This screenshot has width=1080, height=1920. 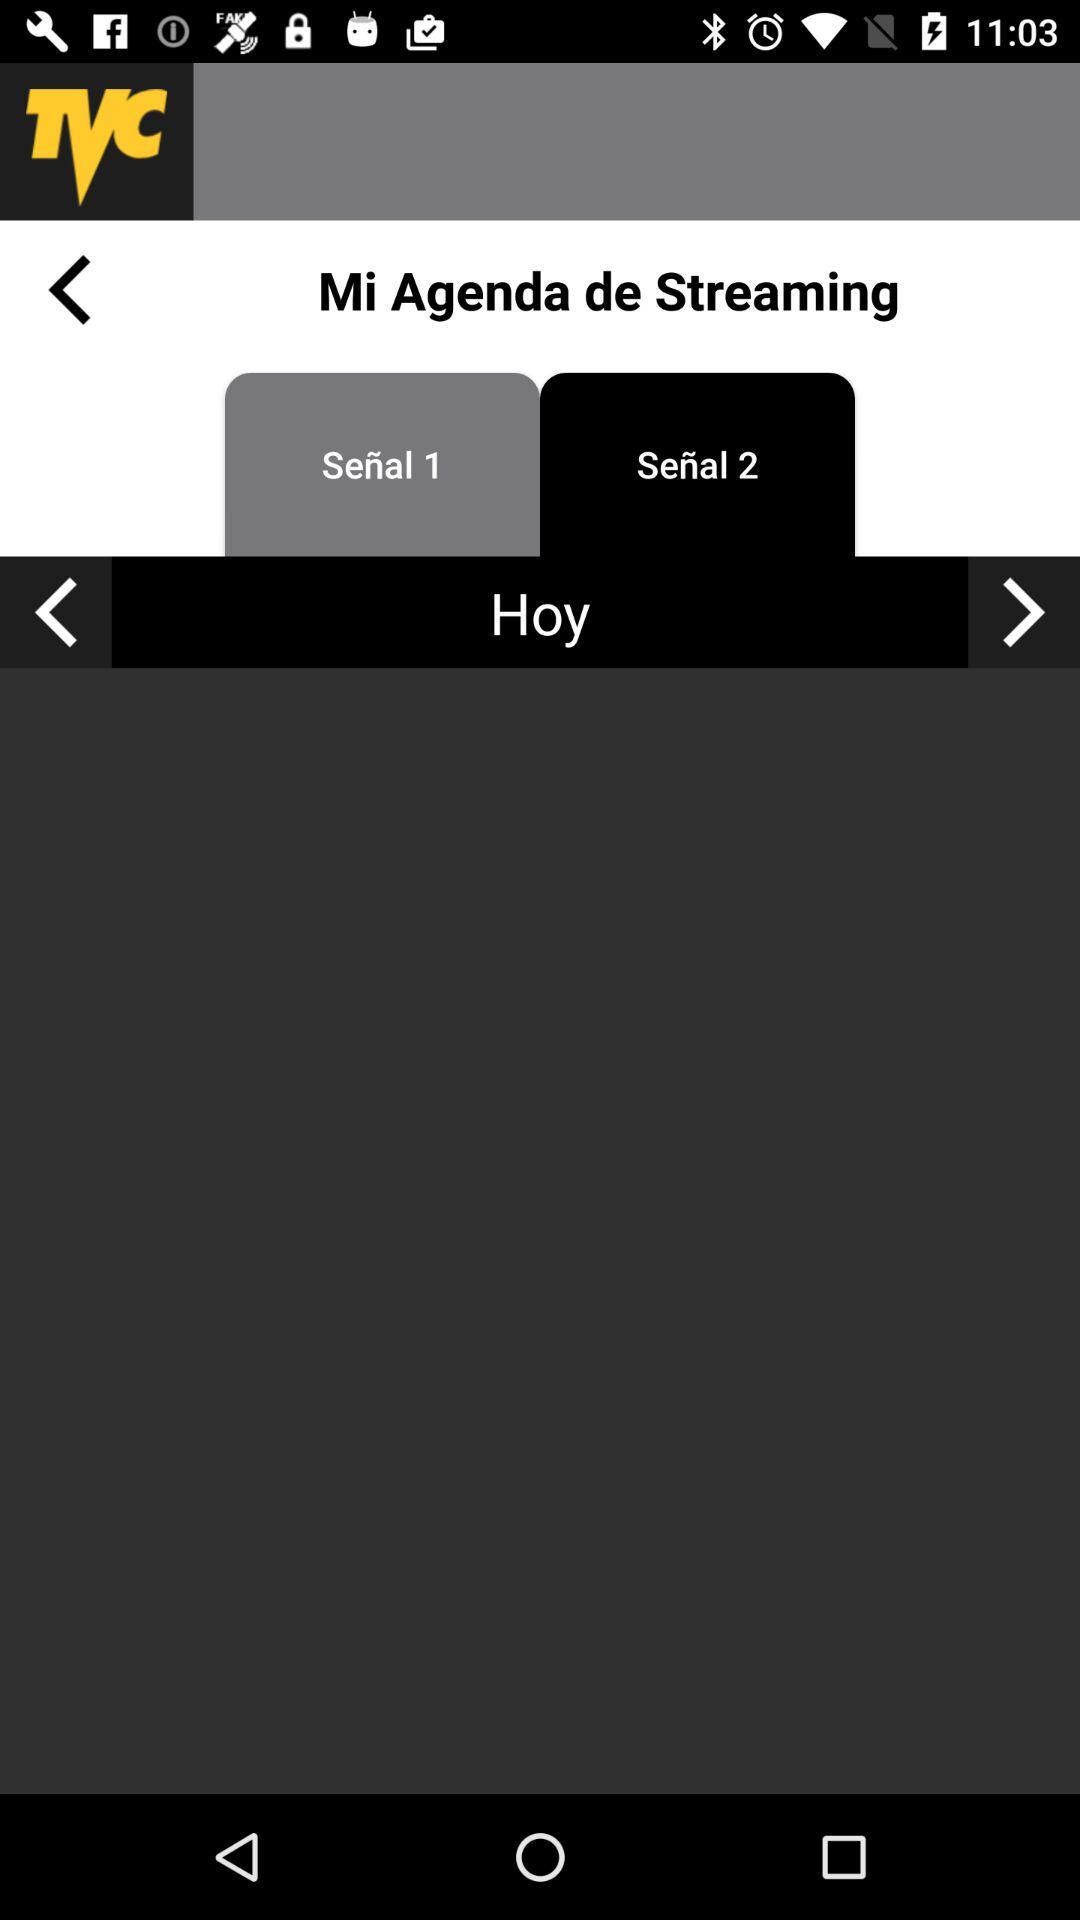 I want to click on go forward, so click(x=1024, y=611).